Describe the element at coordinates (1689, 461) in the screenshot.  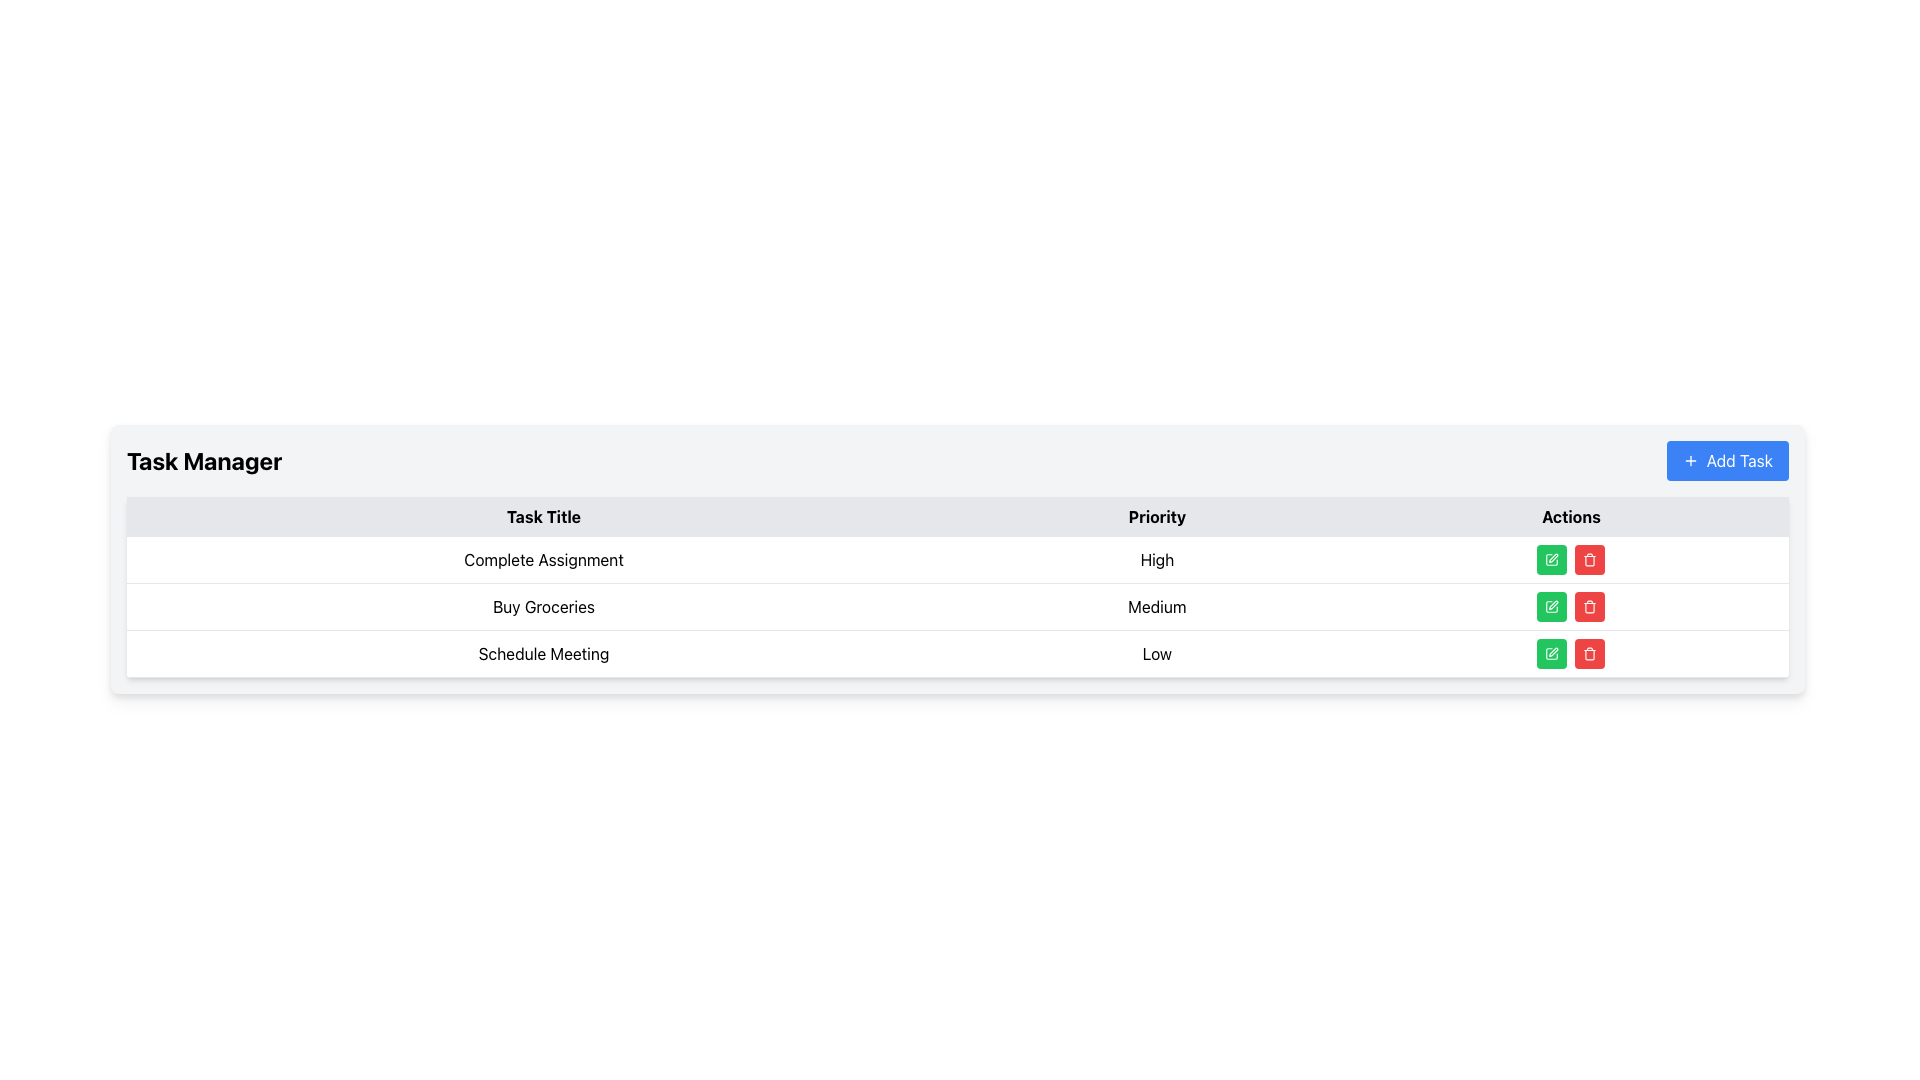
I see `the icon within the 'Add Task' button located at the top-right corner of the application interface` at that location.